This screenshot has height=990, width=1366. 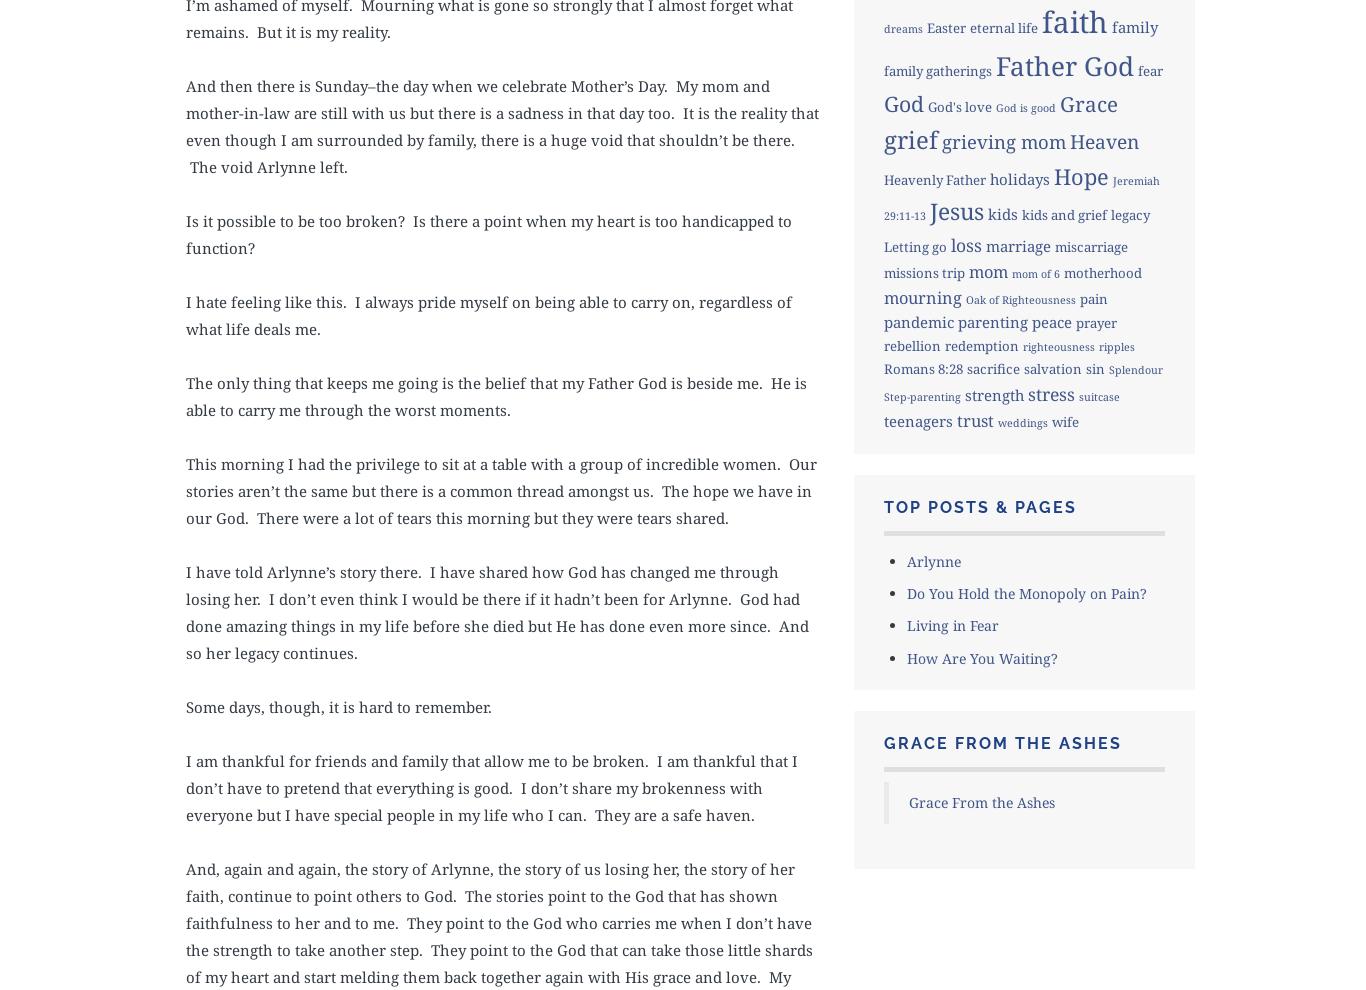 What do you see at coordinates (1115, 345) in the screenshot?
I see `'ripples'` at bounding box center [1115, 345].